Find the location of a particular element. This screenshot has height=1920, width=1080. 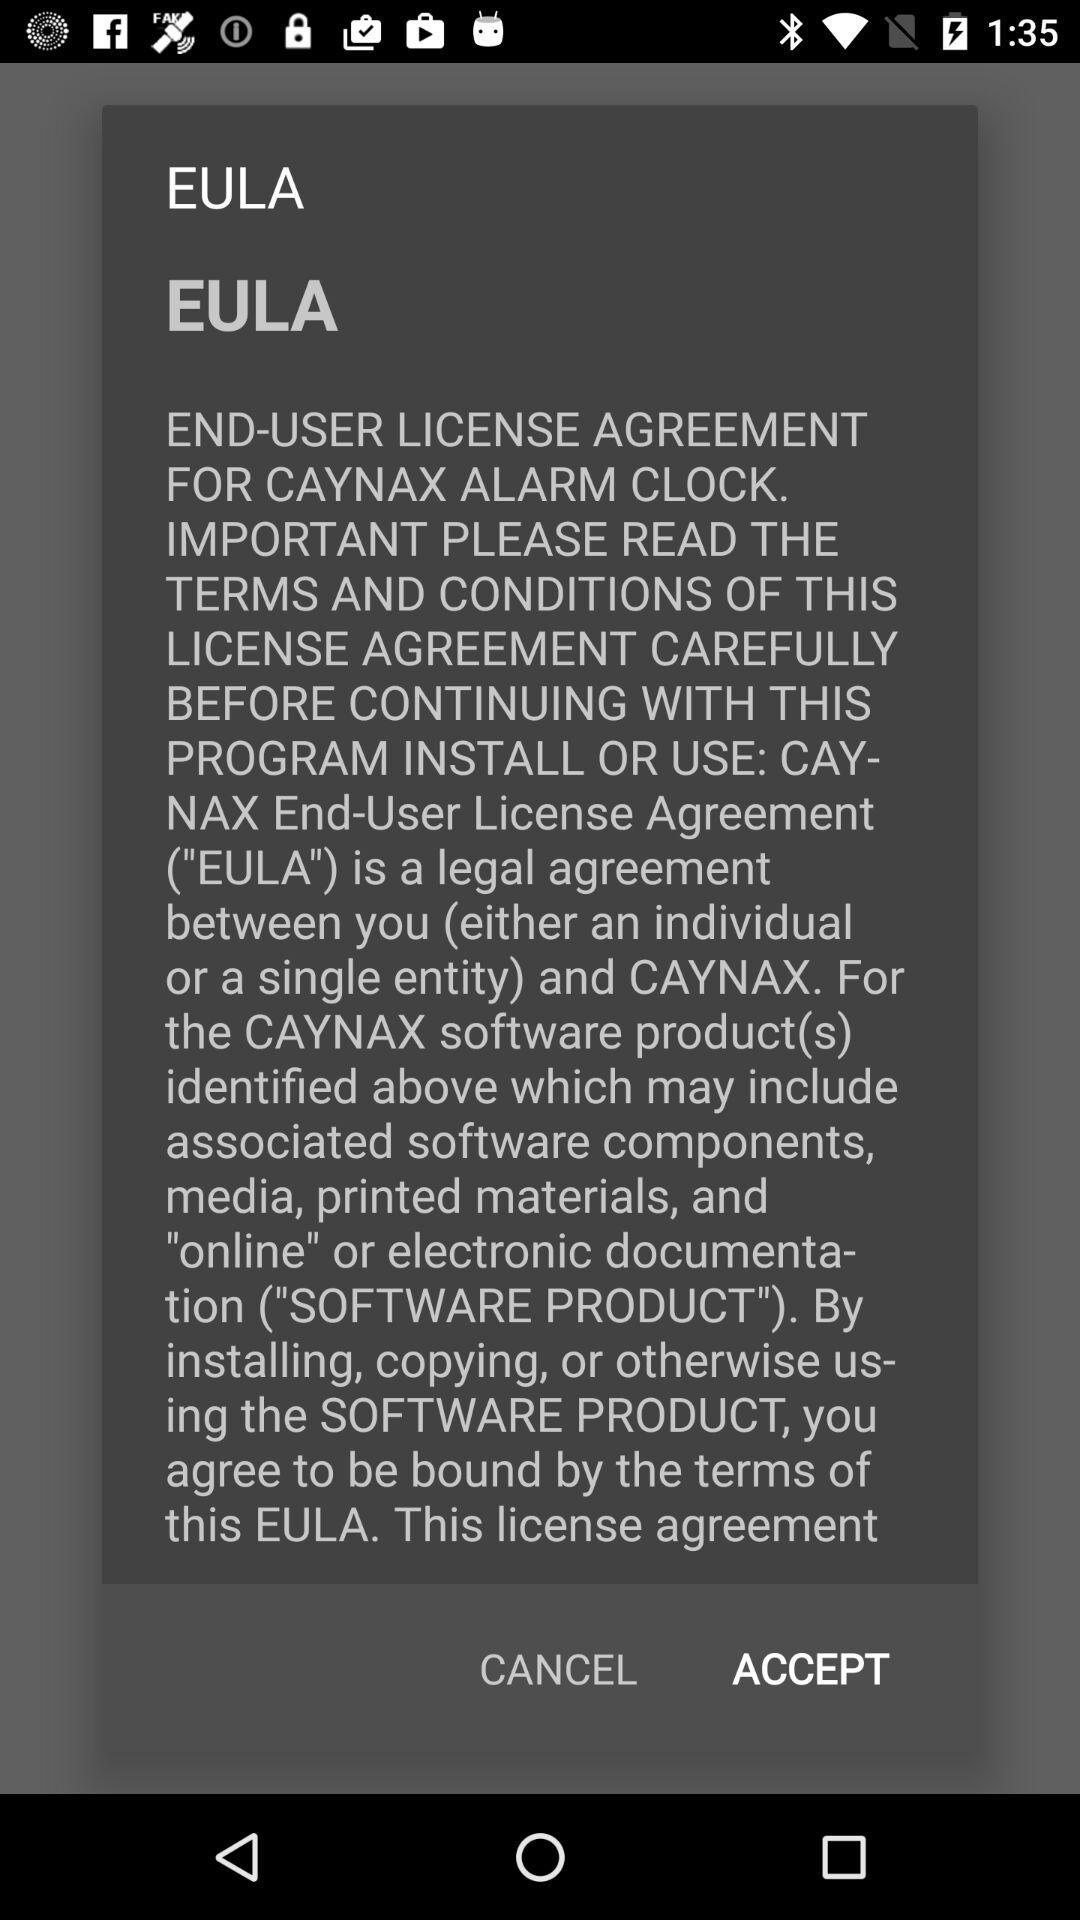

icon below eula end user icon is located at coordinates (810, 1668).